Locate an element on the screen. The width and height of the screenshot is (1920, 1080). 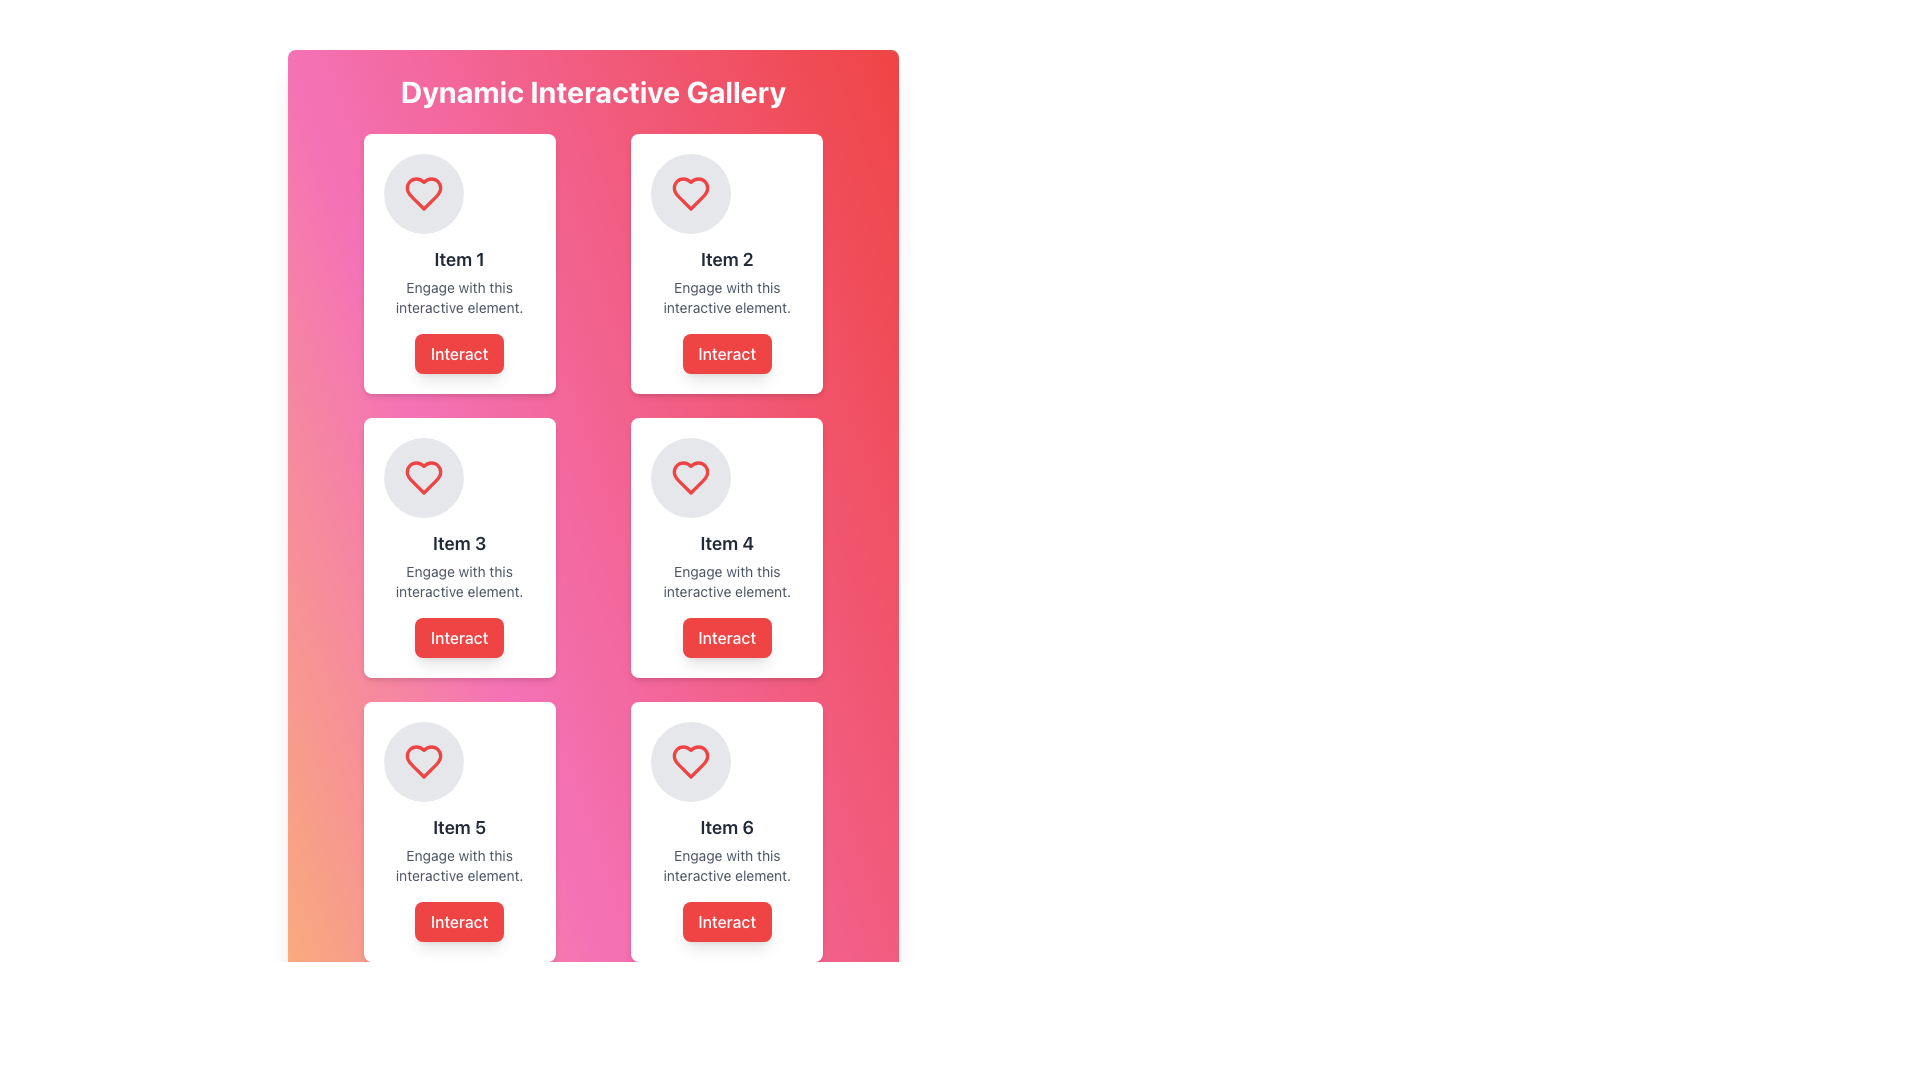
the button located at the bottom of the 'Item 4' card is located at coordinates (726, 637).